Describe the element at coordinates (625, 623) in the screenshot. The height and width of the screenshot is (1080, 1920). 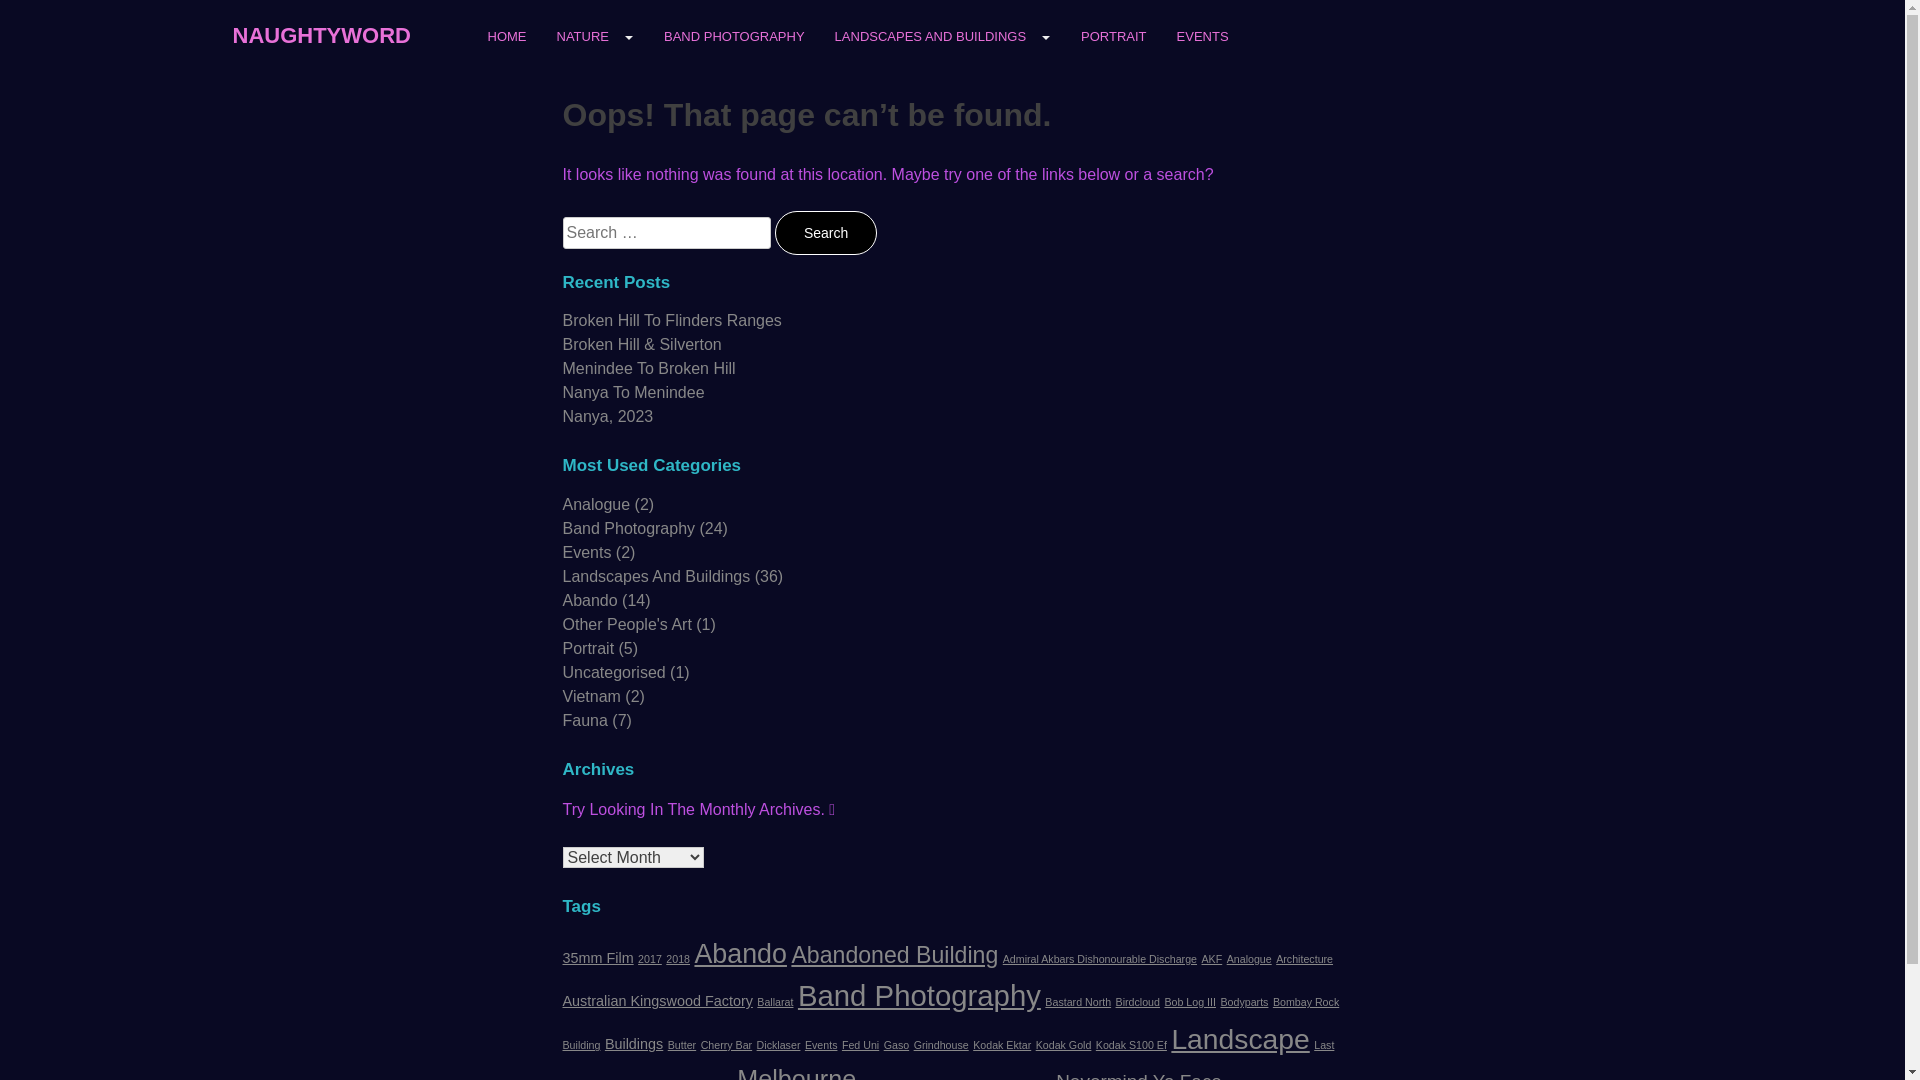
I see `'Other People'S Art'` at that location.